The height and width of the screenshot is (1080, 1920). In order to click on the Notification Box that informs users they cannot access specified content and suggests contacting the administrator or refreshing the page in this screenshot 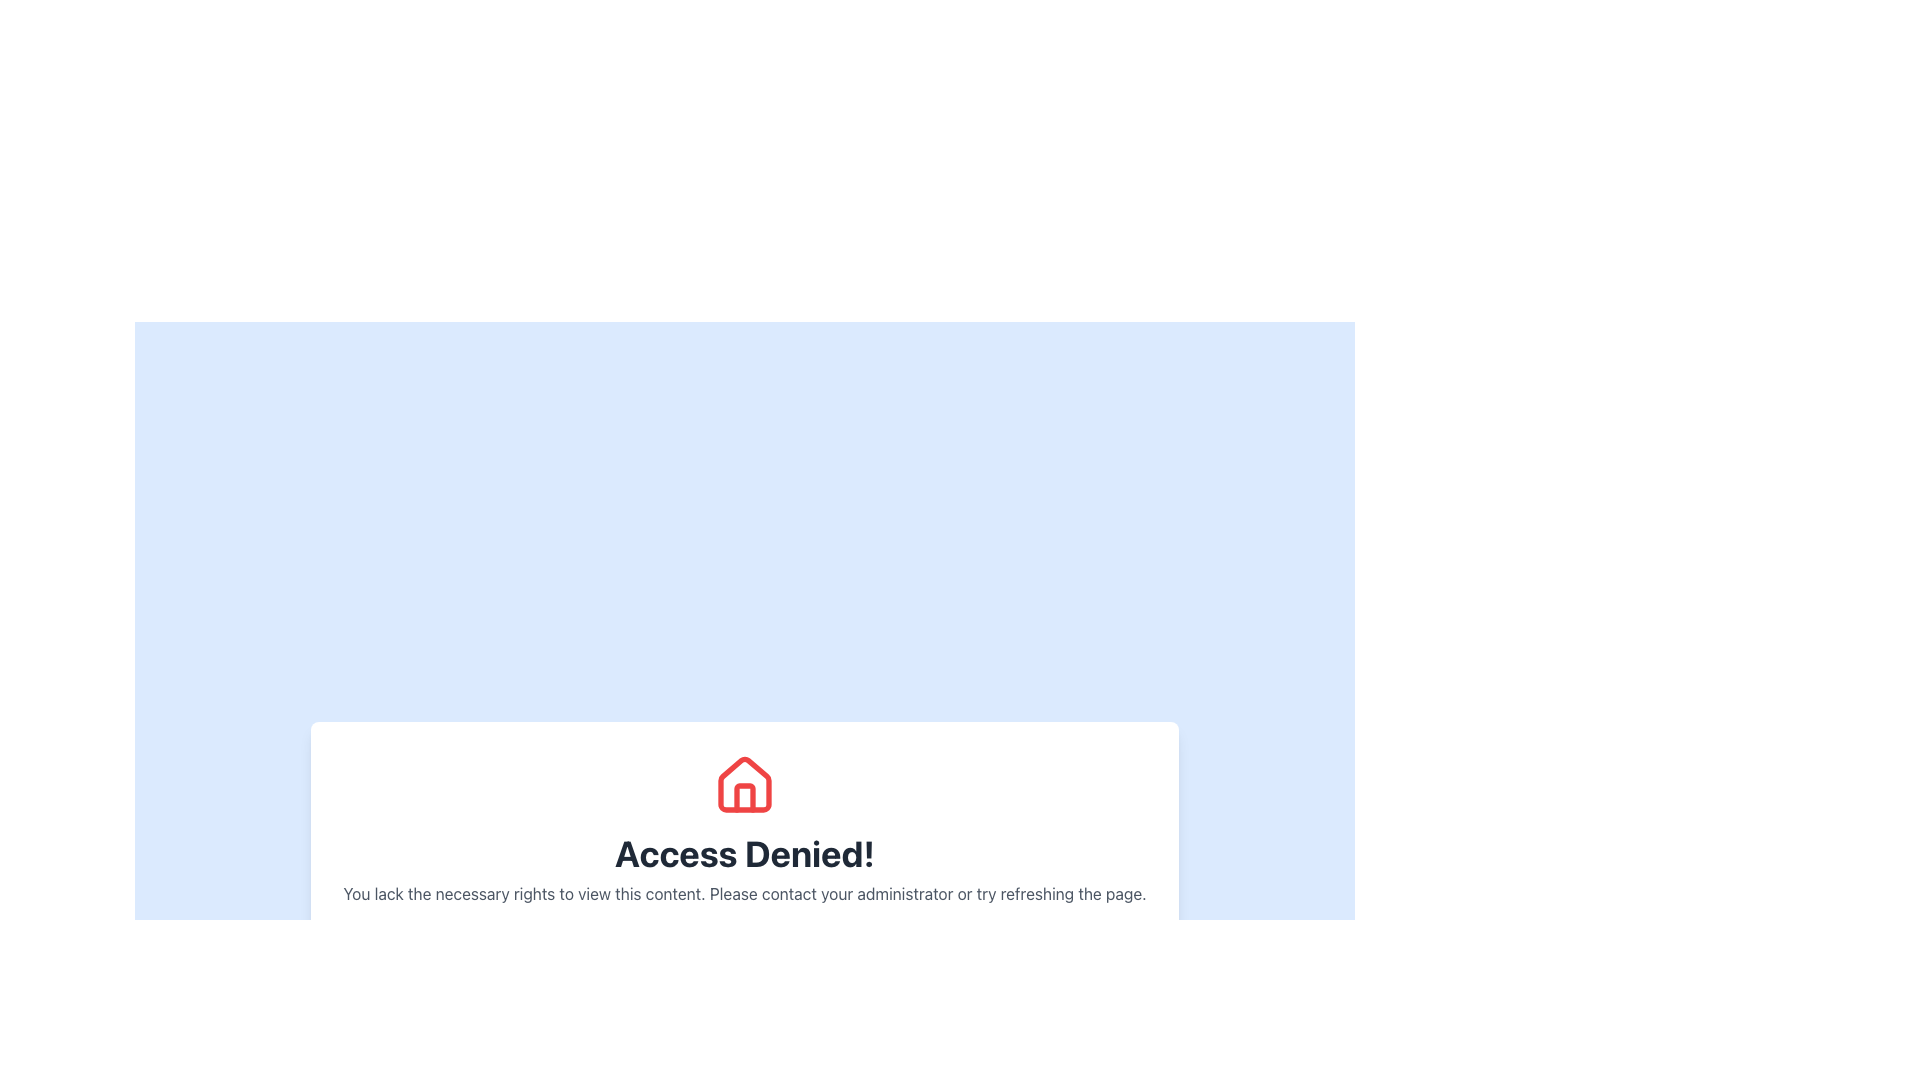, I will do `click(743, 860)`.